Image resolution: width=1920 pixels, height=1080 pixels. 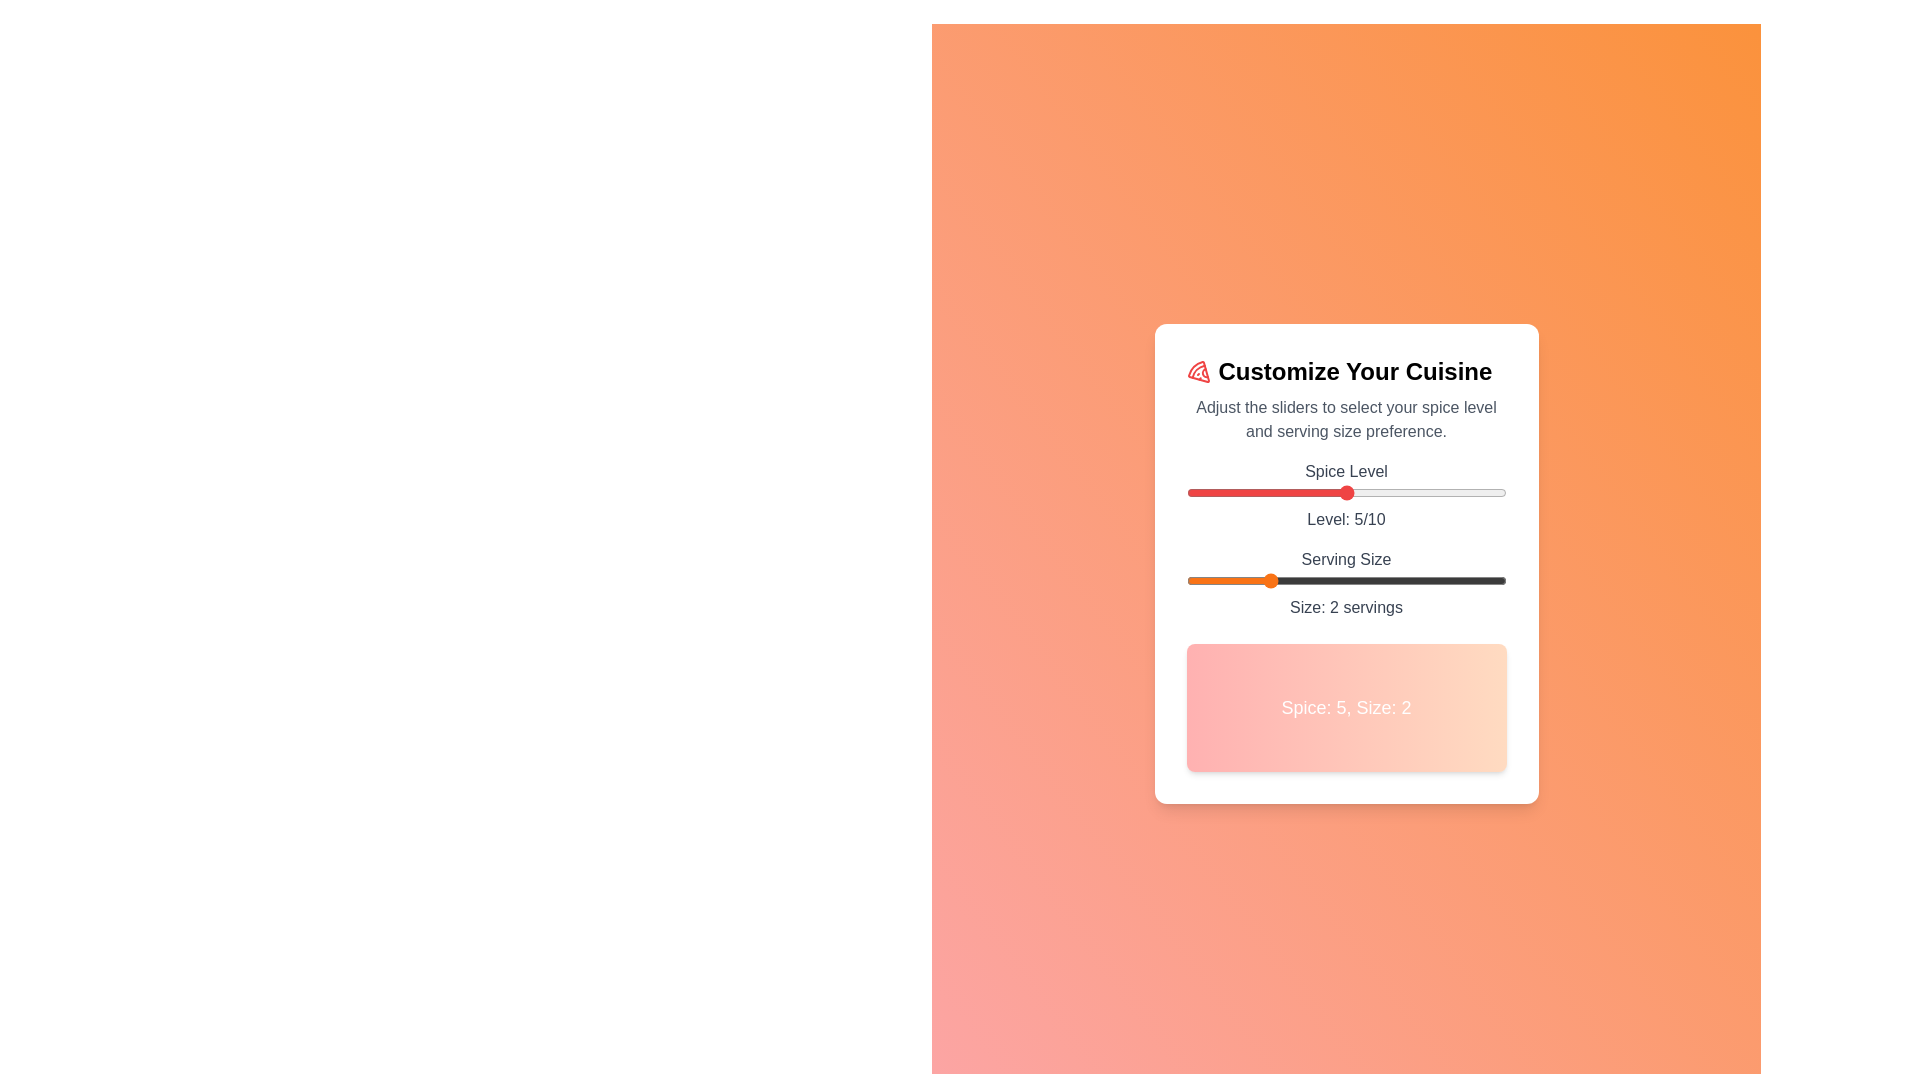 I want to click on the serving size slider to 2 servings, so click(x=1265, y=581).